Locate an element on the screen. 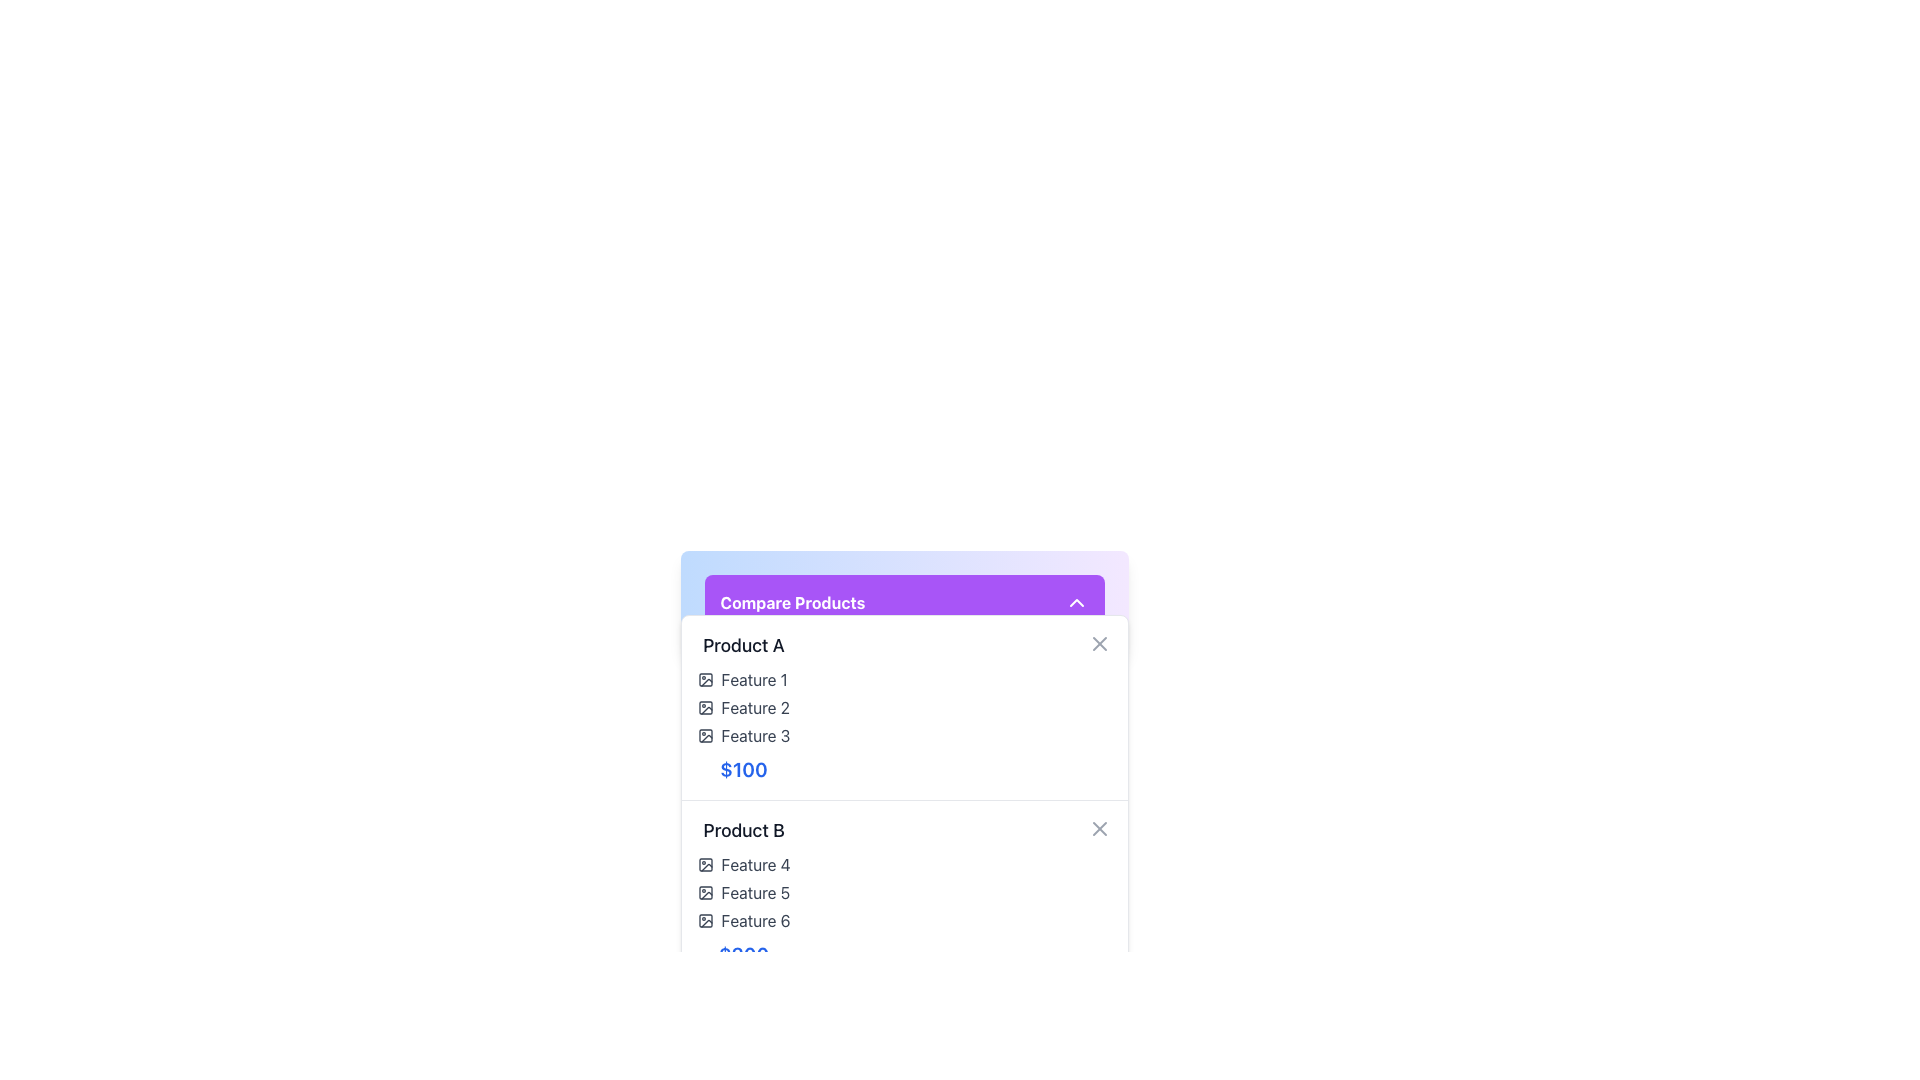 The width and height of the screenshot is (1920, 1080). the third list item under 'Product A', which contains an icon and text describing a feature of the product is located at coordinates (743, 736).